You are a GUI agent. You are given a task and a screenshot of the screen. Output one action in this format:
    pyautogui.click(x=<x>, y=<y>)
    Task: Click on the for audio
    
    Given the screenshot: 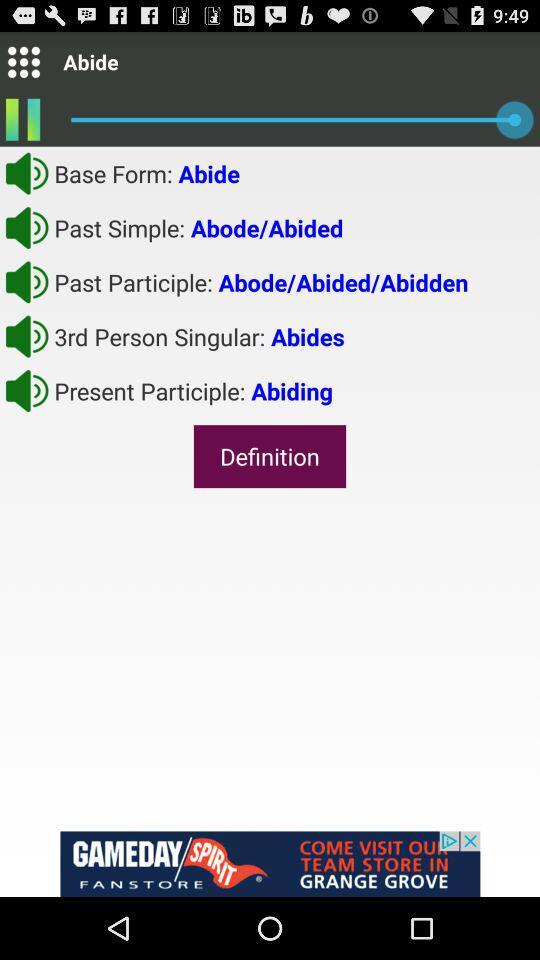 What is the action you would take?
    pyautogui.click(x=26, y=336)
    